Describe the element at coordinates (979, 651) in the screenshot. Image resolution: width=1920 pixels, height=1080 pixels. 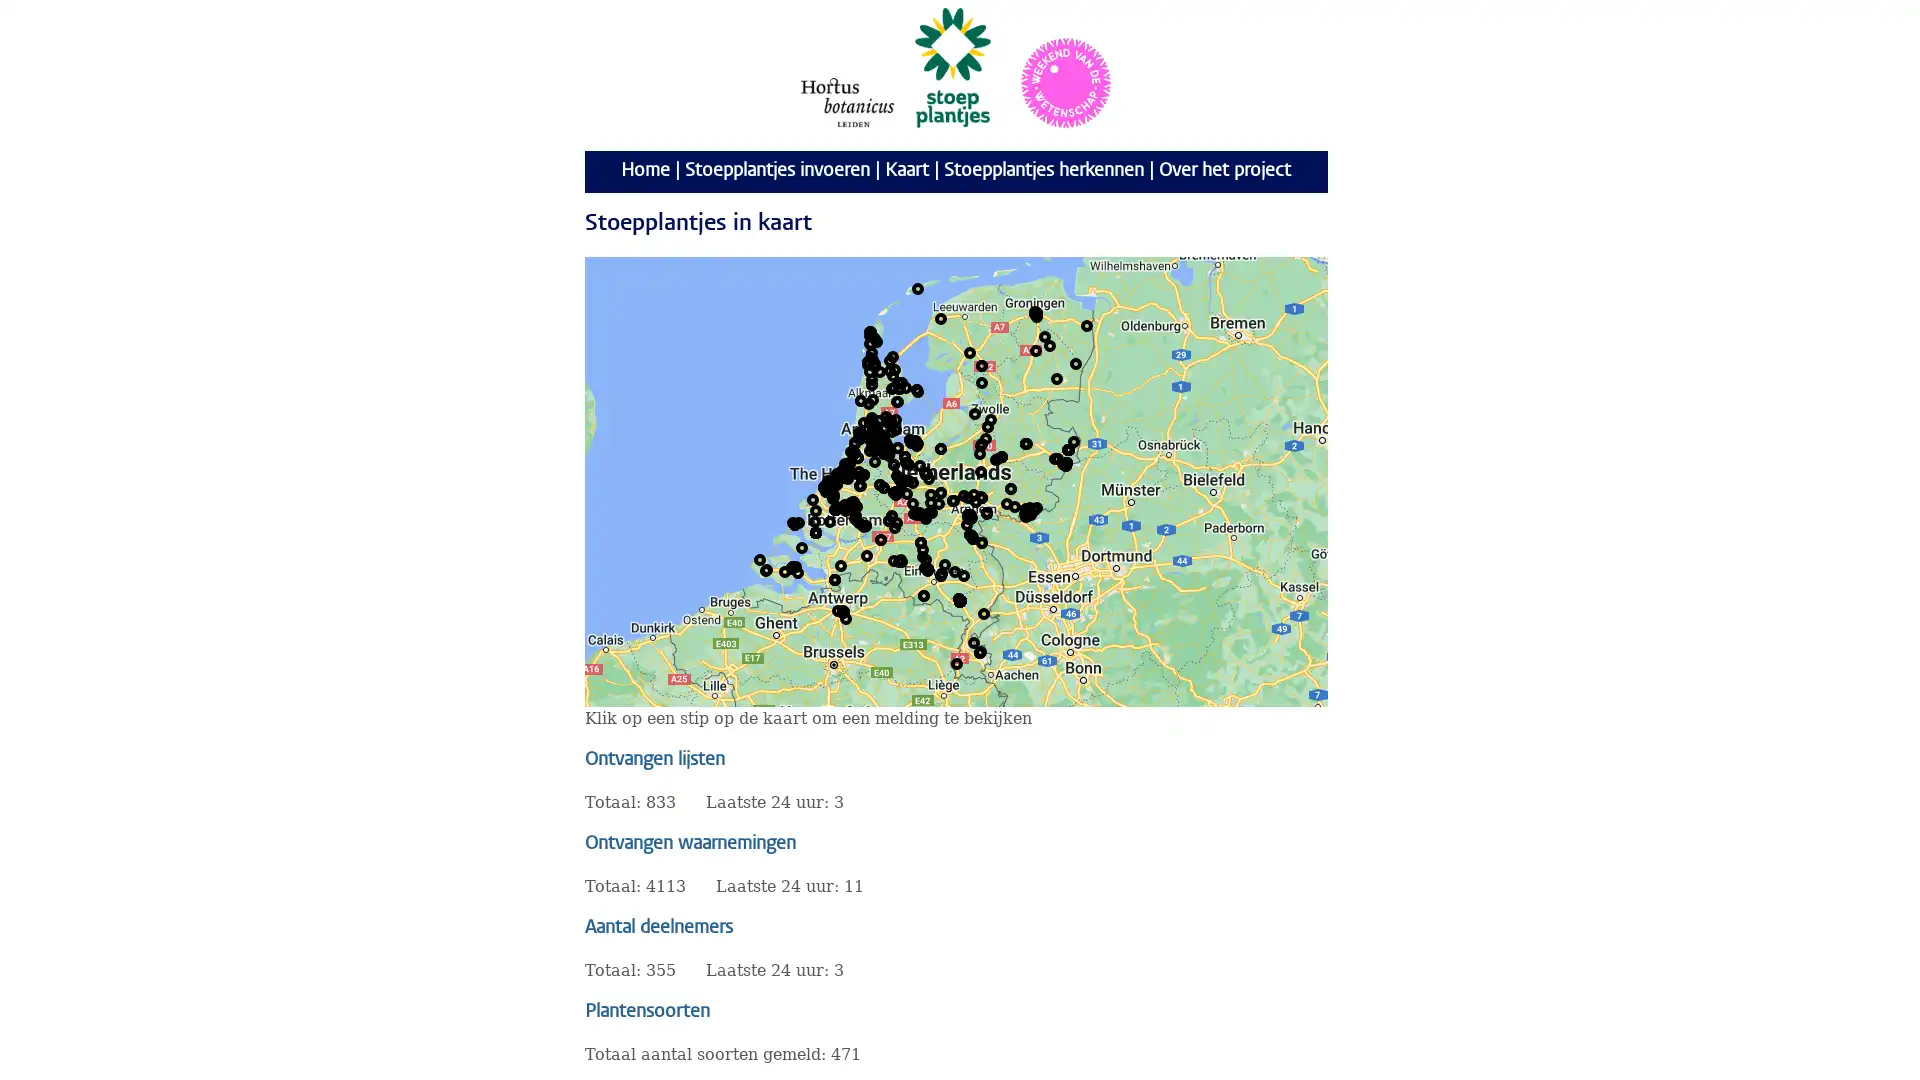
I see `Telling van Renee oudijk op 27 oktober 2021` at that location.